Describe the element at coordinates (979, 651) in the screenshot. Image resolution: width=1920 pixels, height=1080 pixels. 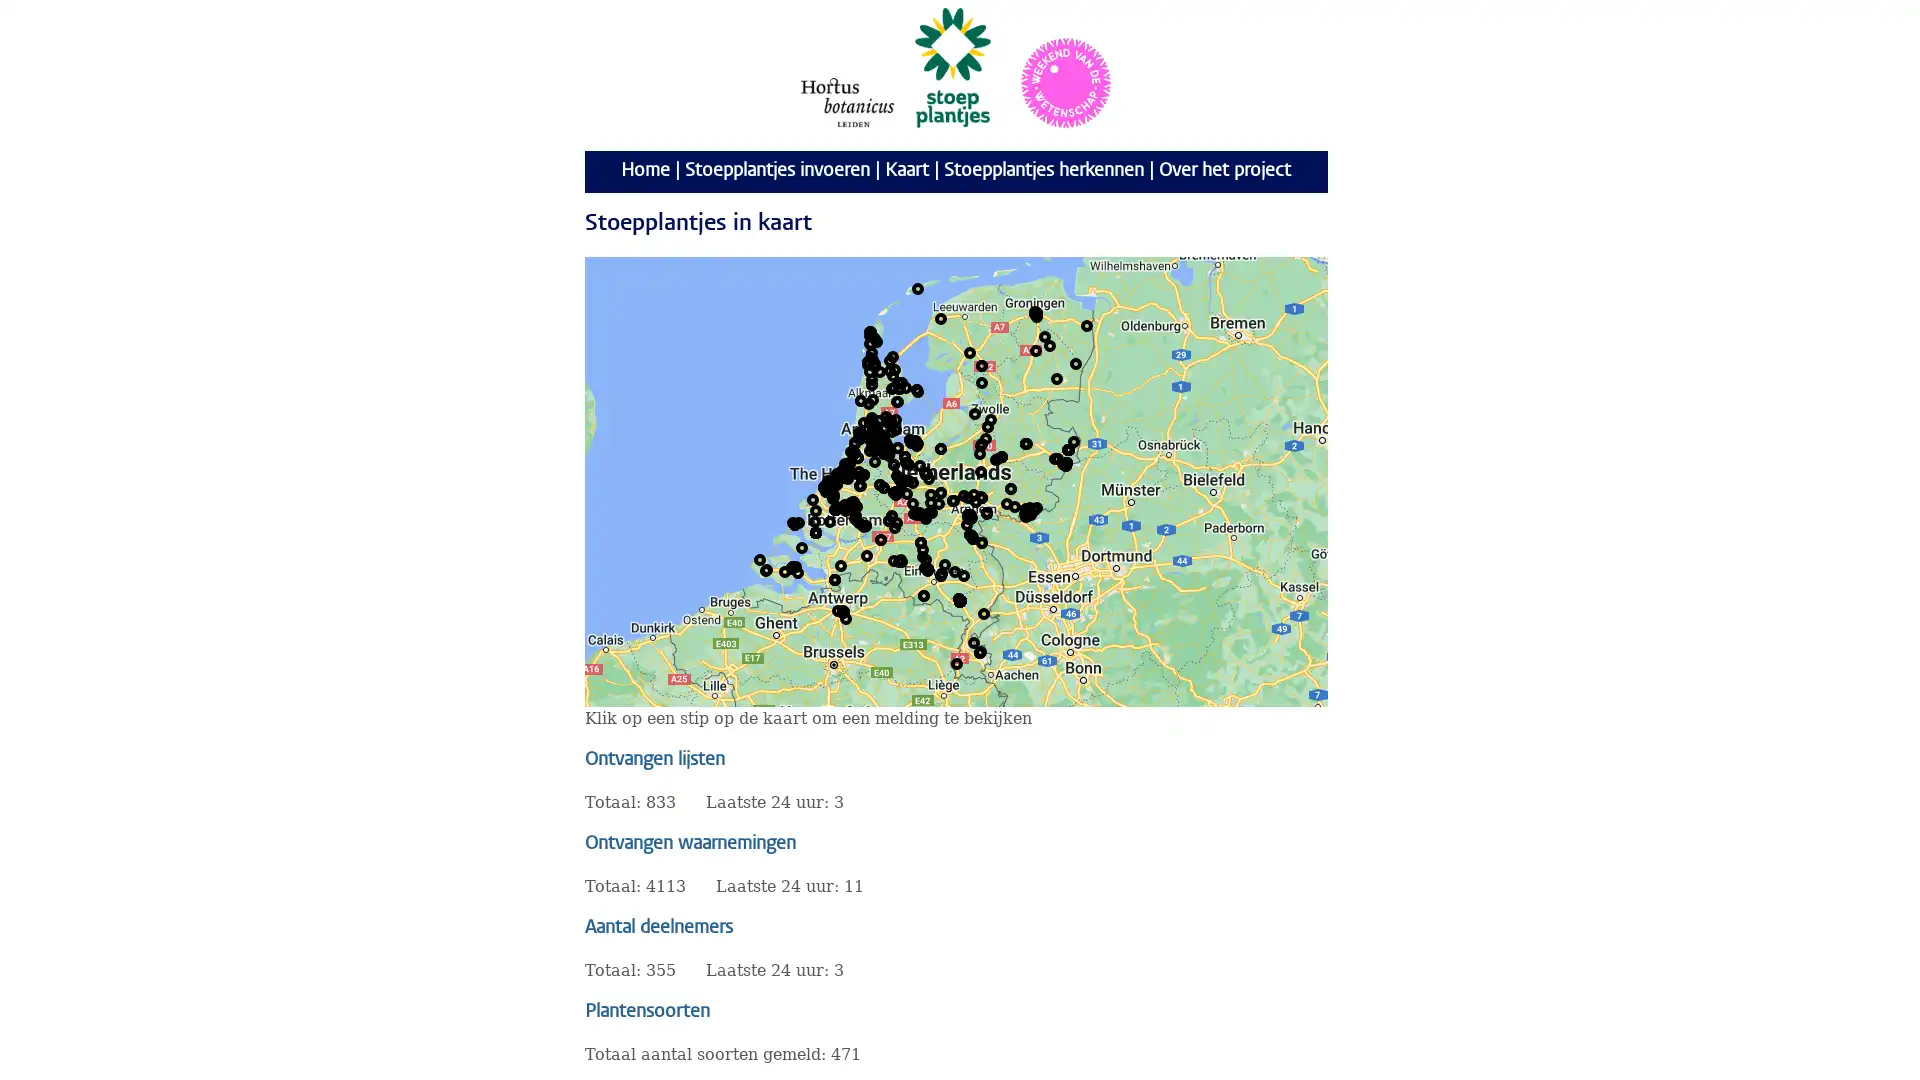
I see `Telling van Renee oudijk op 27 oktober 2021` at that location.